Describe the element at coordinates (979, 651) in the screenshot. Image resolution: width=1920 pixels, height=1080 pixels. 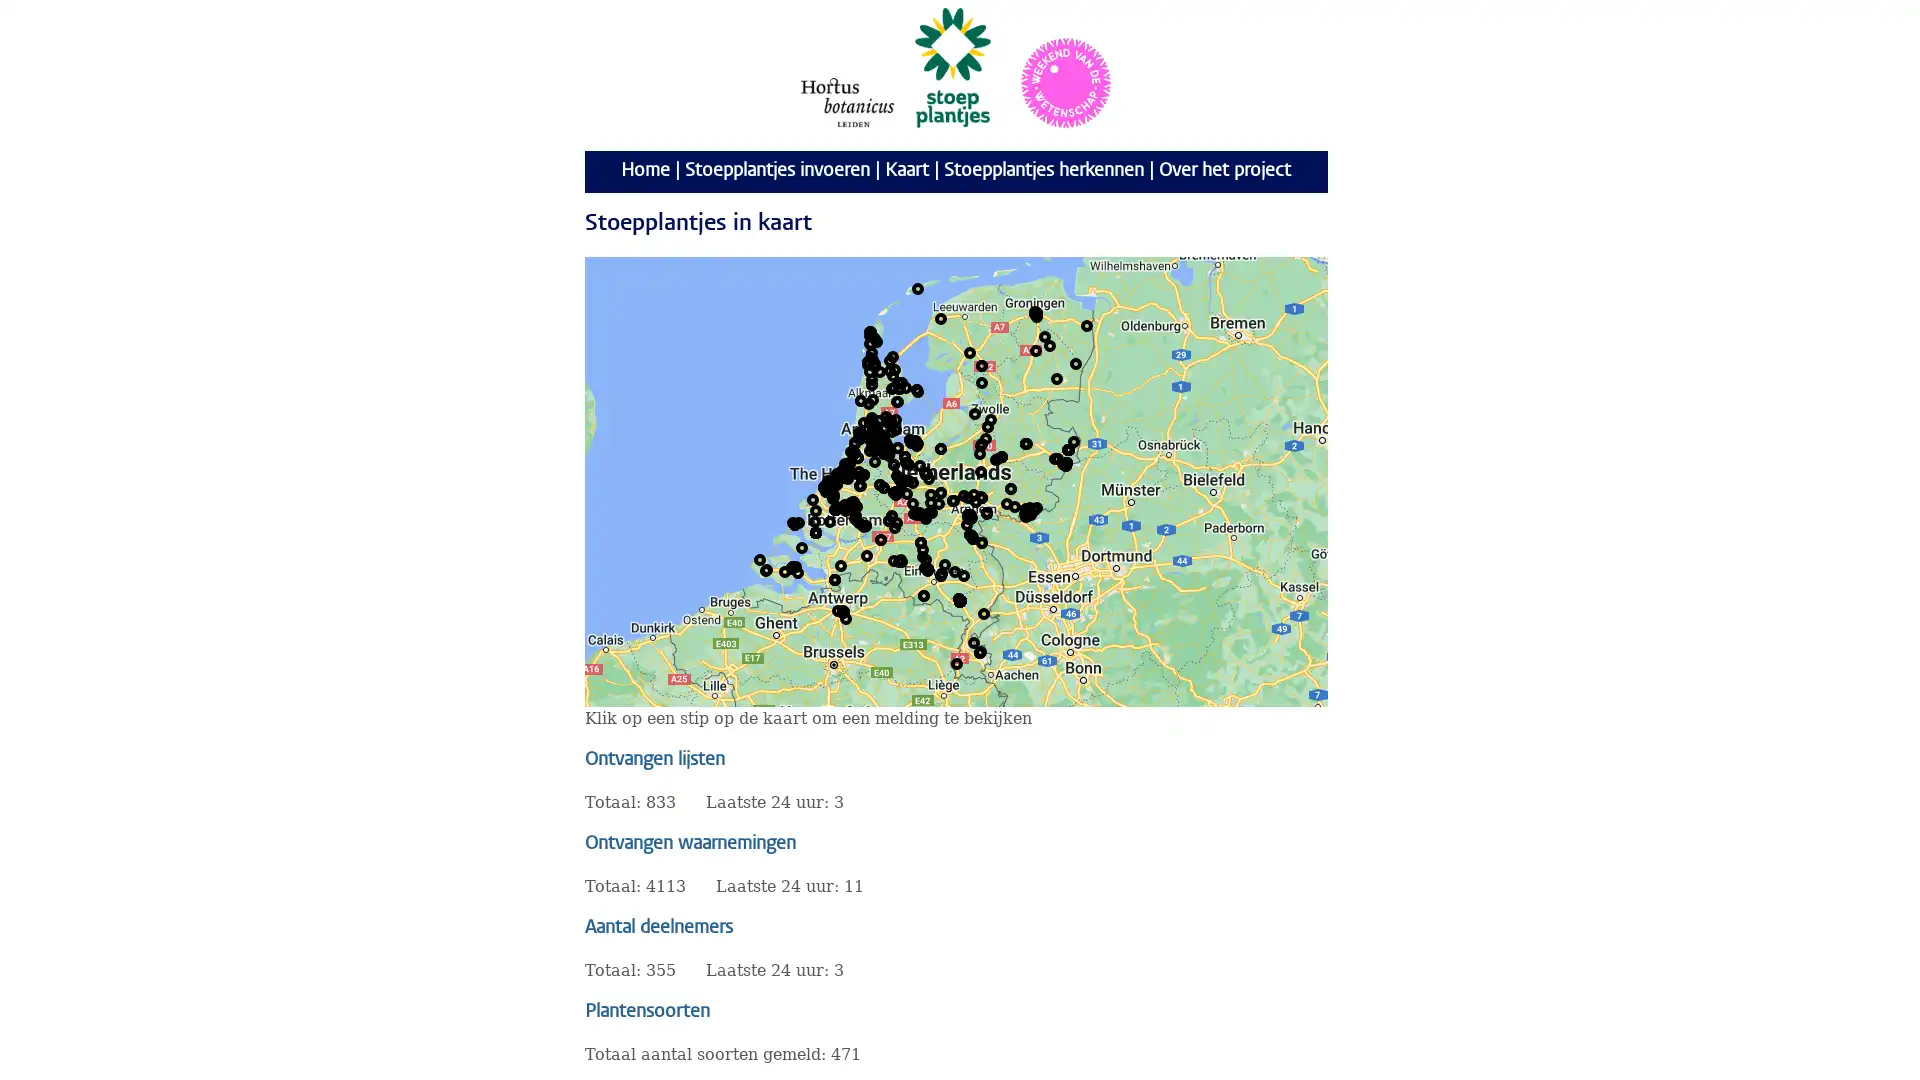
I see `Telling van Renee oudijk op 27 oktober 2021` at that location.